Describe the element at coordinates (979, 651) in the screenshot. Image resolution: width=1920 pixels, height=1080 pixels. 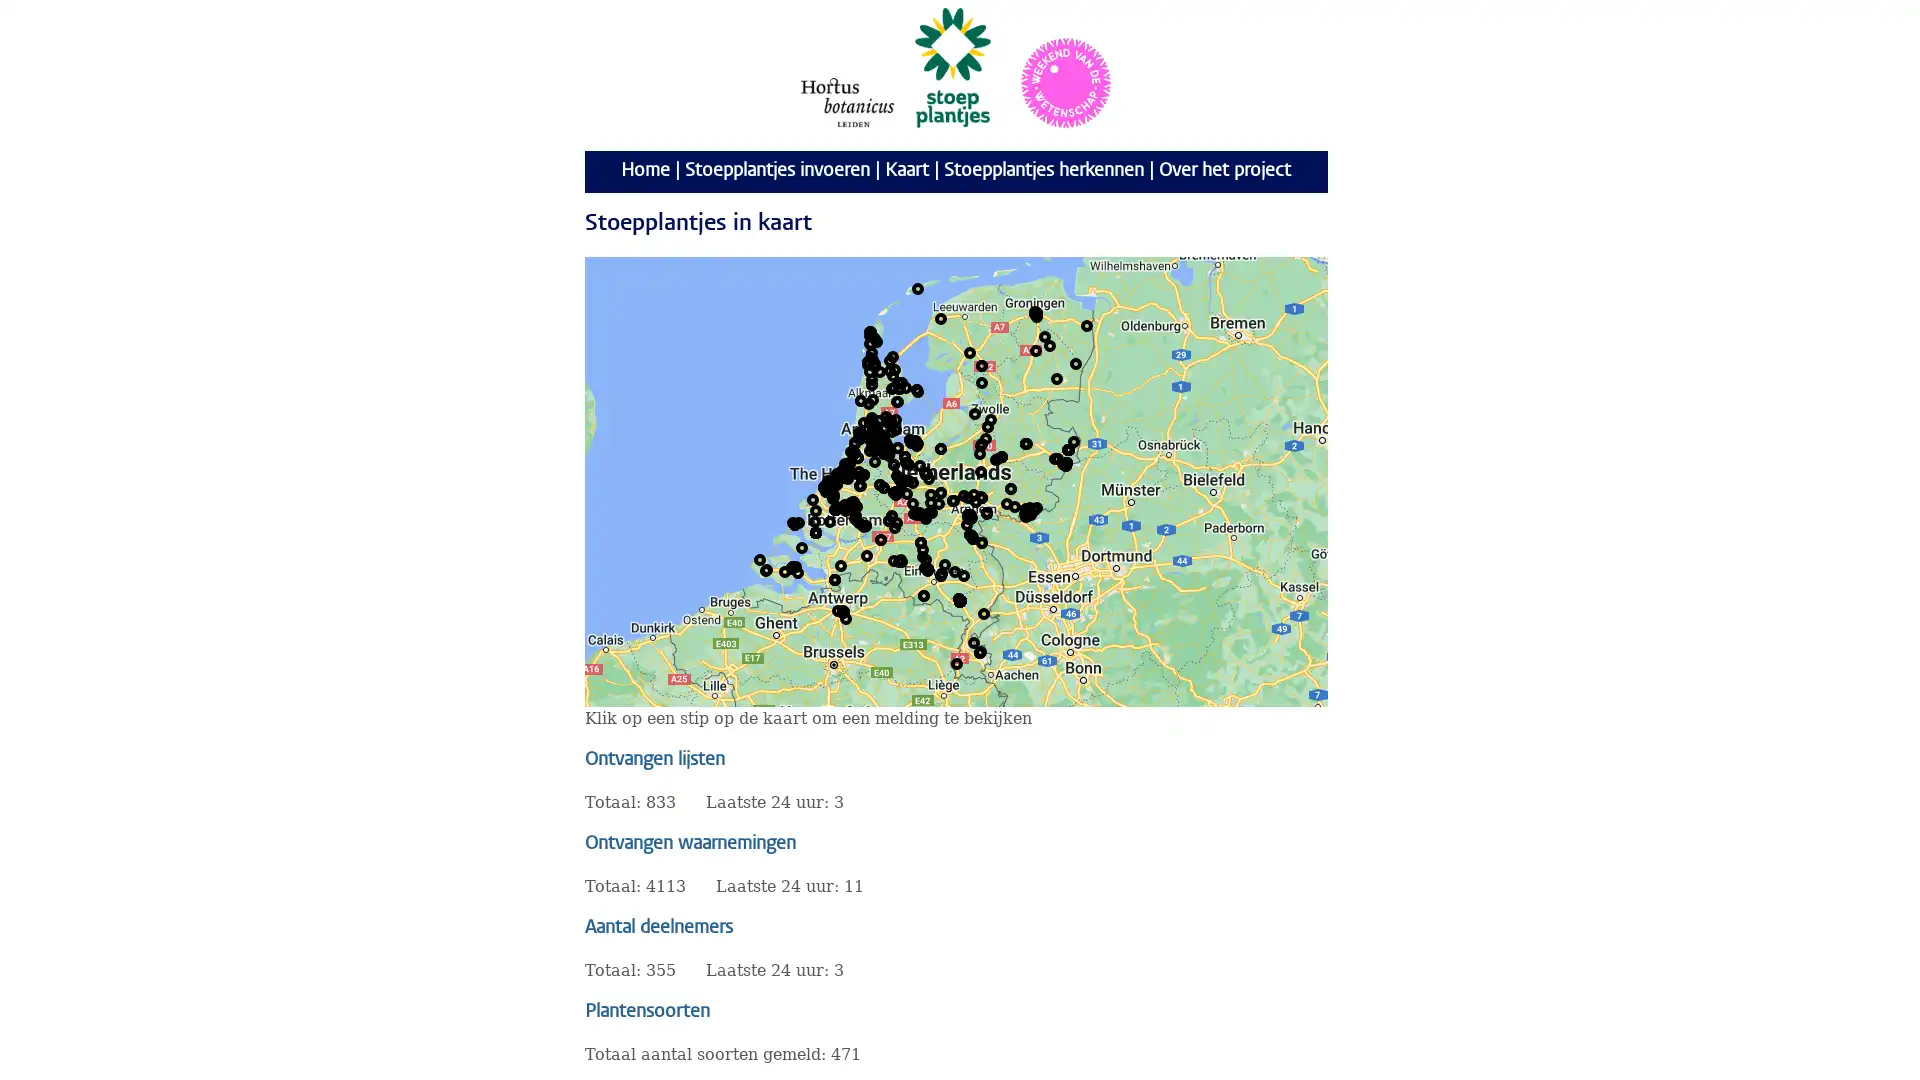
I see `Telling van Renee oudijk op 27 oktober 2021` at that location.